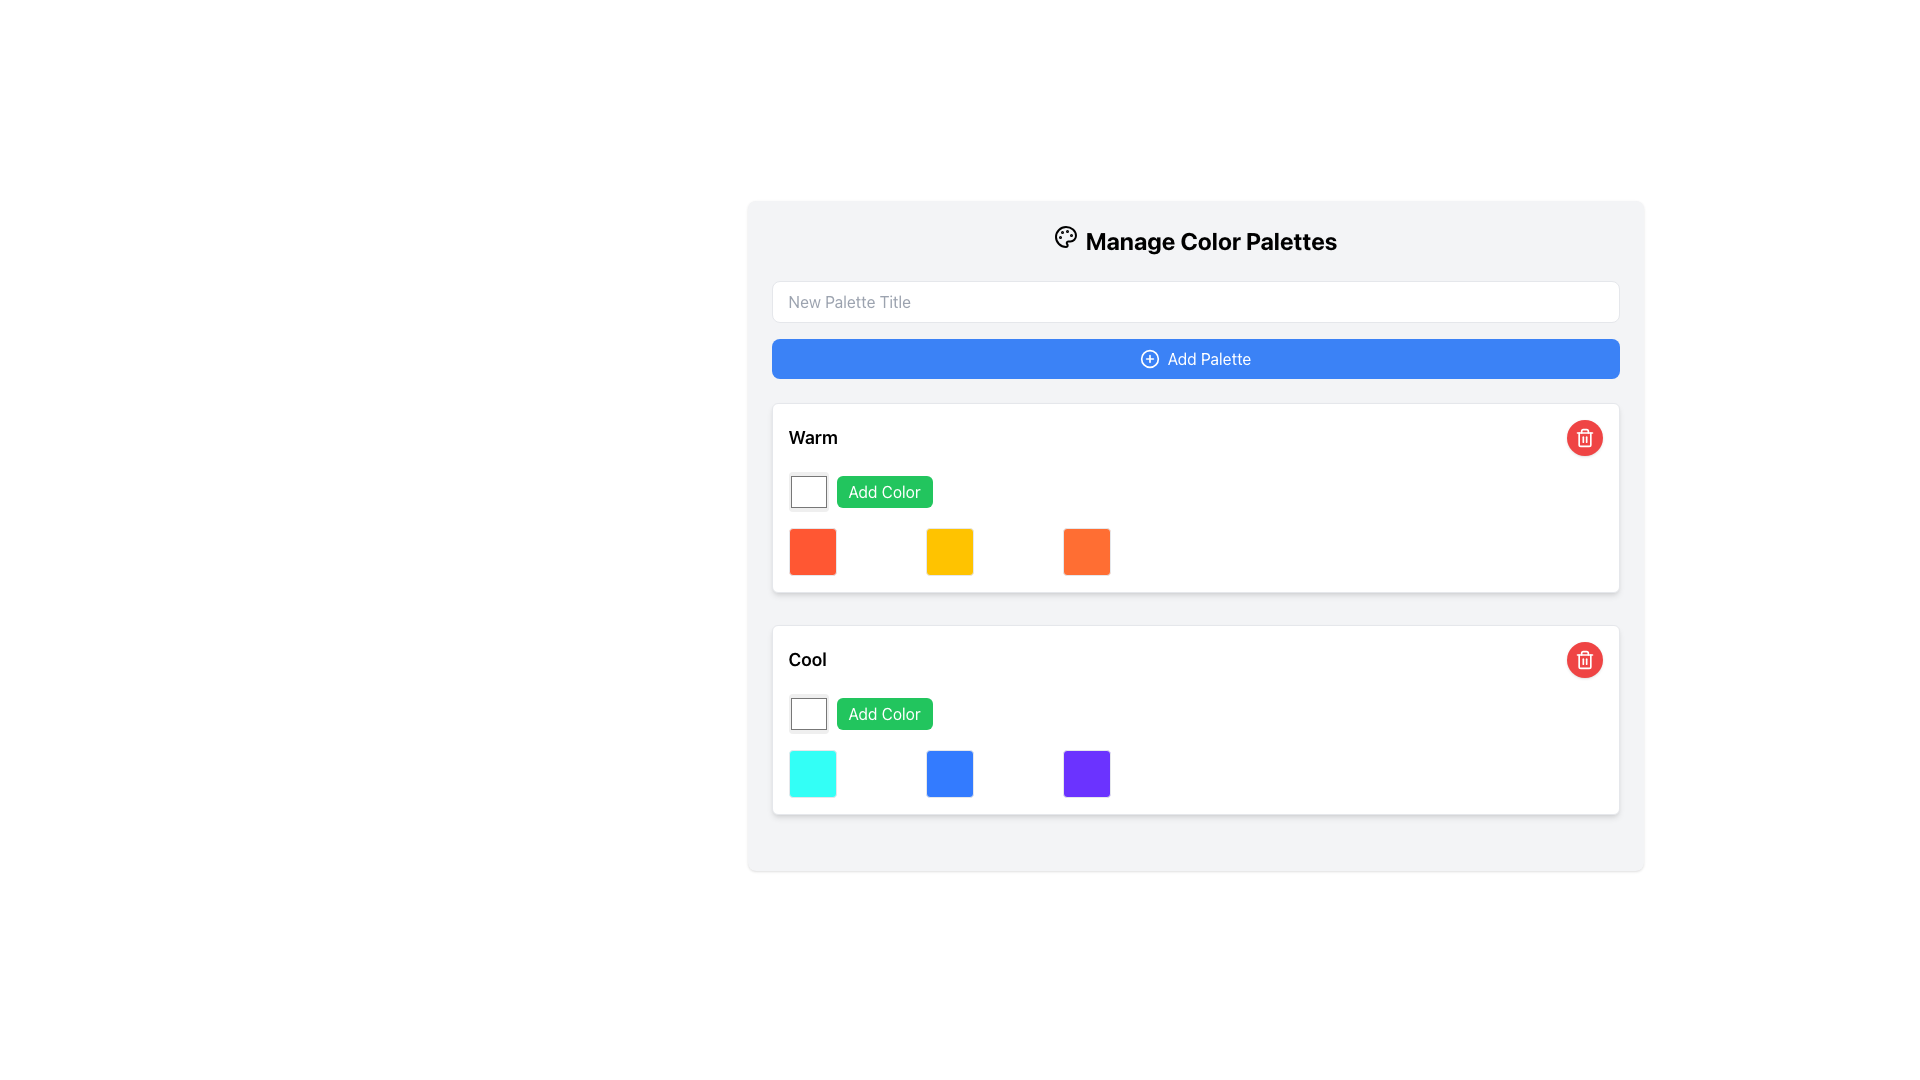 This screenshot has height=1080, width=1920. What do you see at coordinates (883, 492) in the screenshot?
I see `the button to add a new color to the 'Warm' palette, which is located to the right of a square white color swatch in the palette management interface` at bounding box center [883, 492].